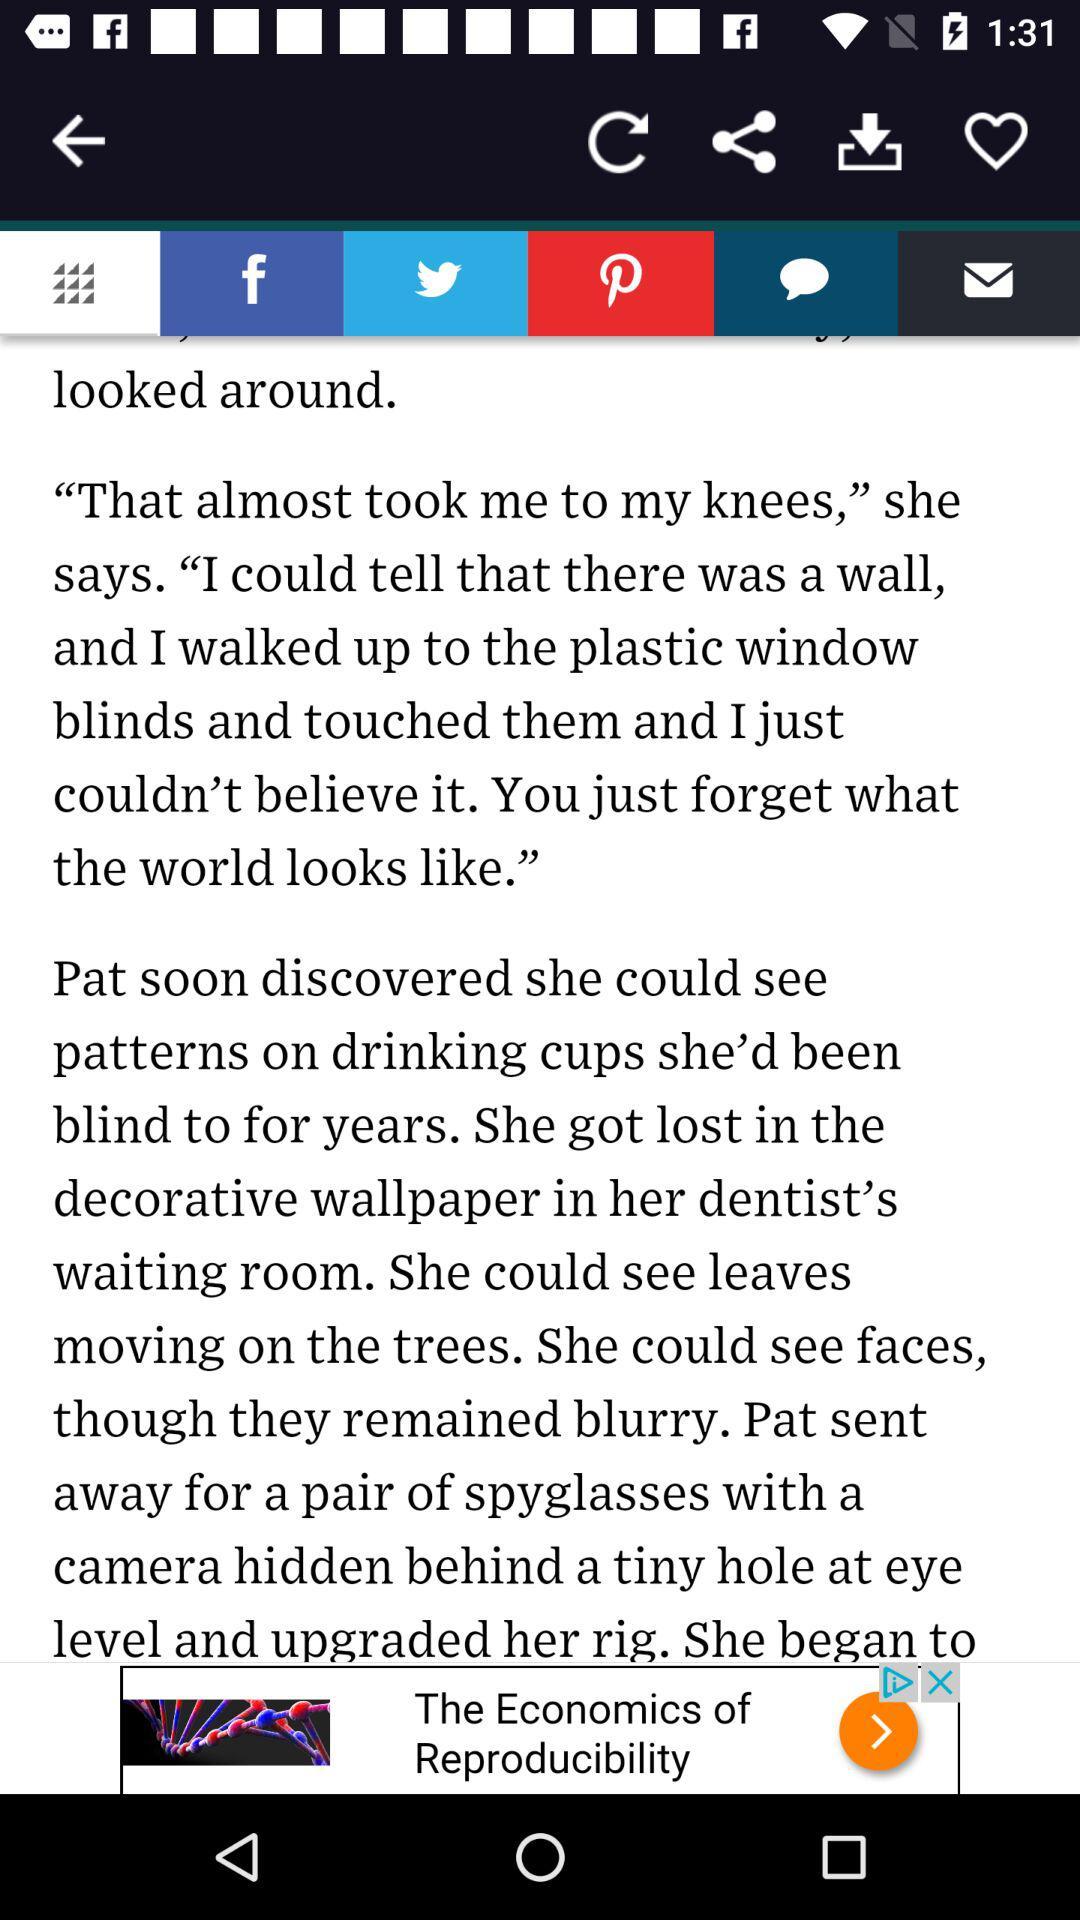 The image size is (1080, 1920). I want to click on go back, so click(77, 140).